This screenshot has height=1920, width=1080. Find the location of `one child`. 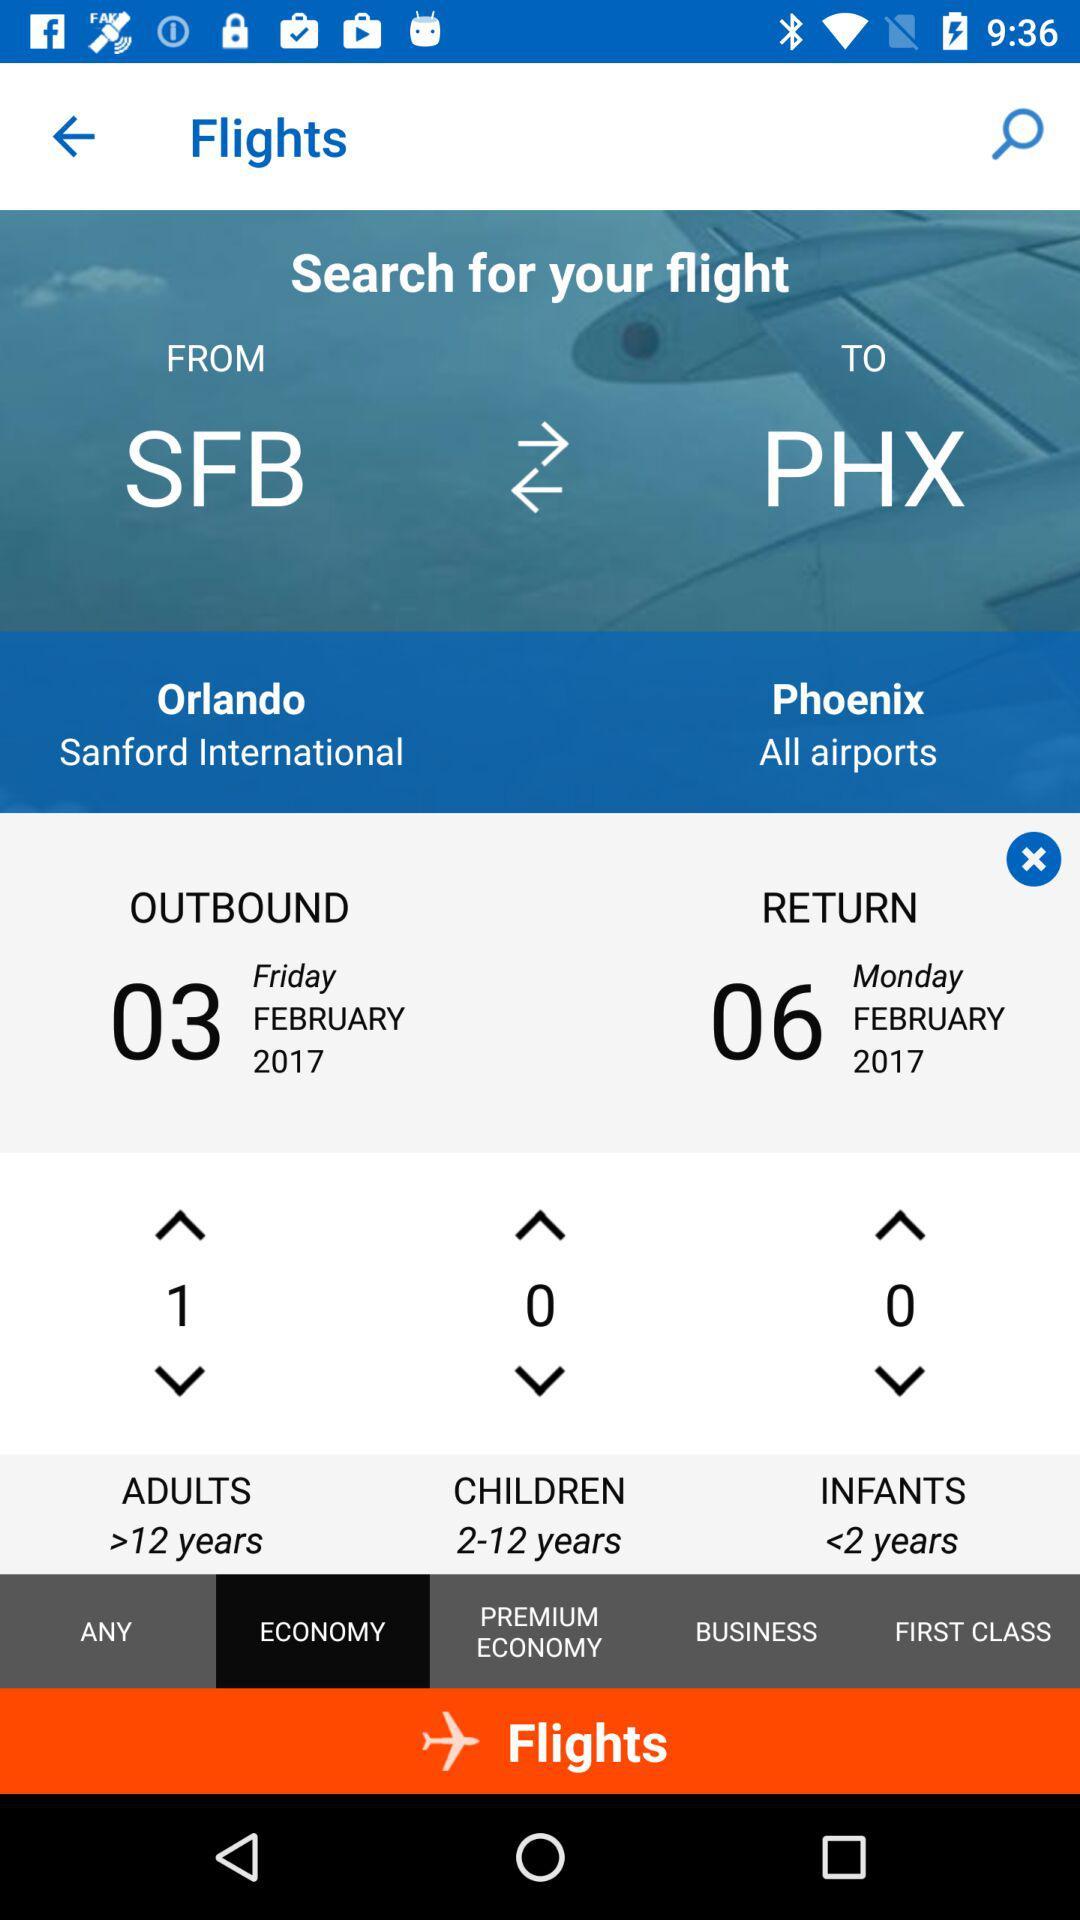

one child is located at coordinates (540, 1224).